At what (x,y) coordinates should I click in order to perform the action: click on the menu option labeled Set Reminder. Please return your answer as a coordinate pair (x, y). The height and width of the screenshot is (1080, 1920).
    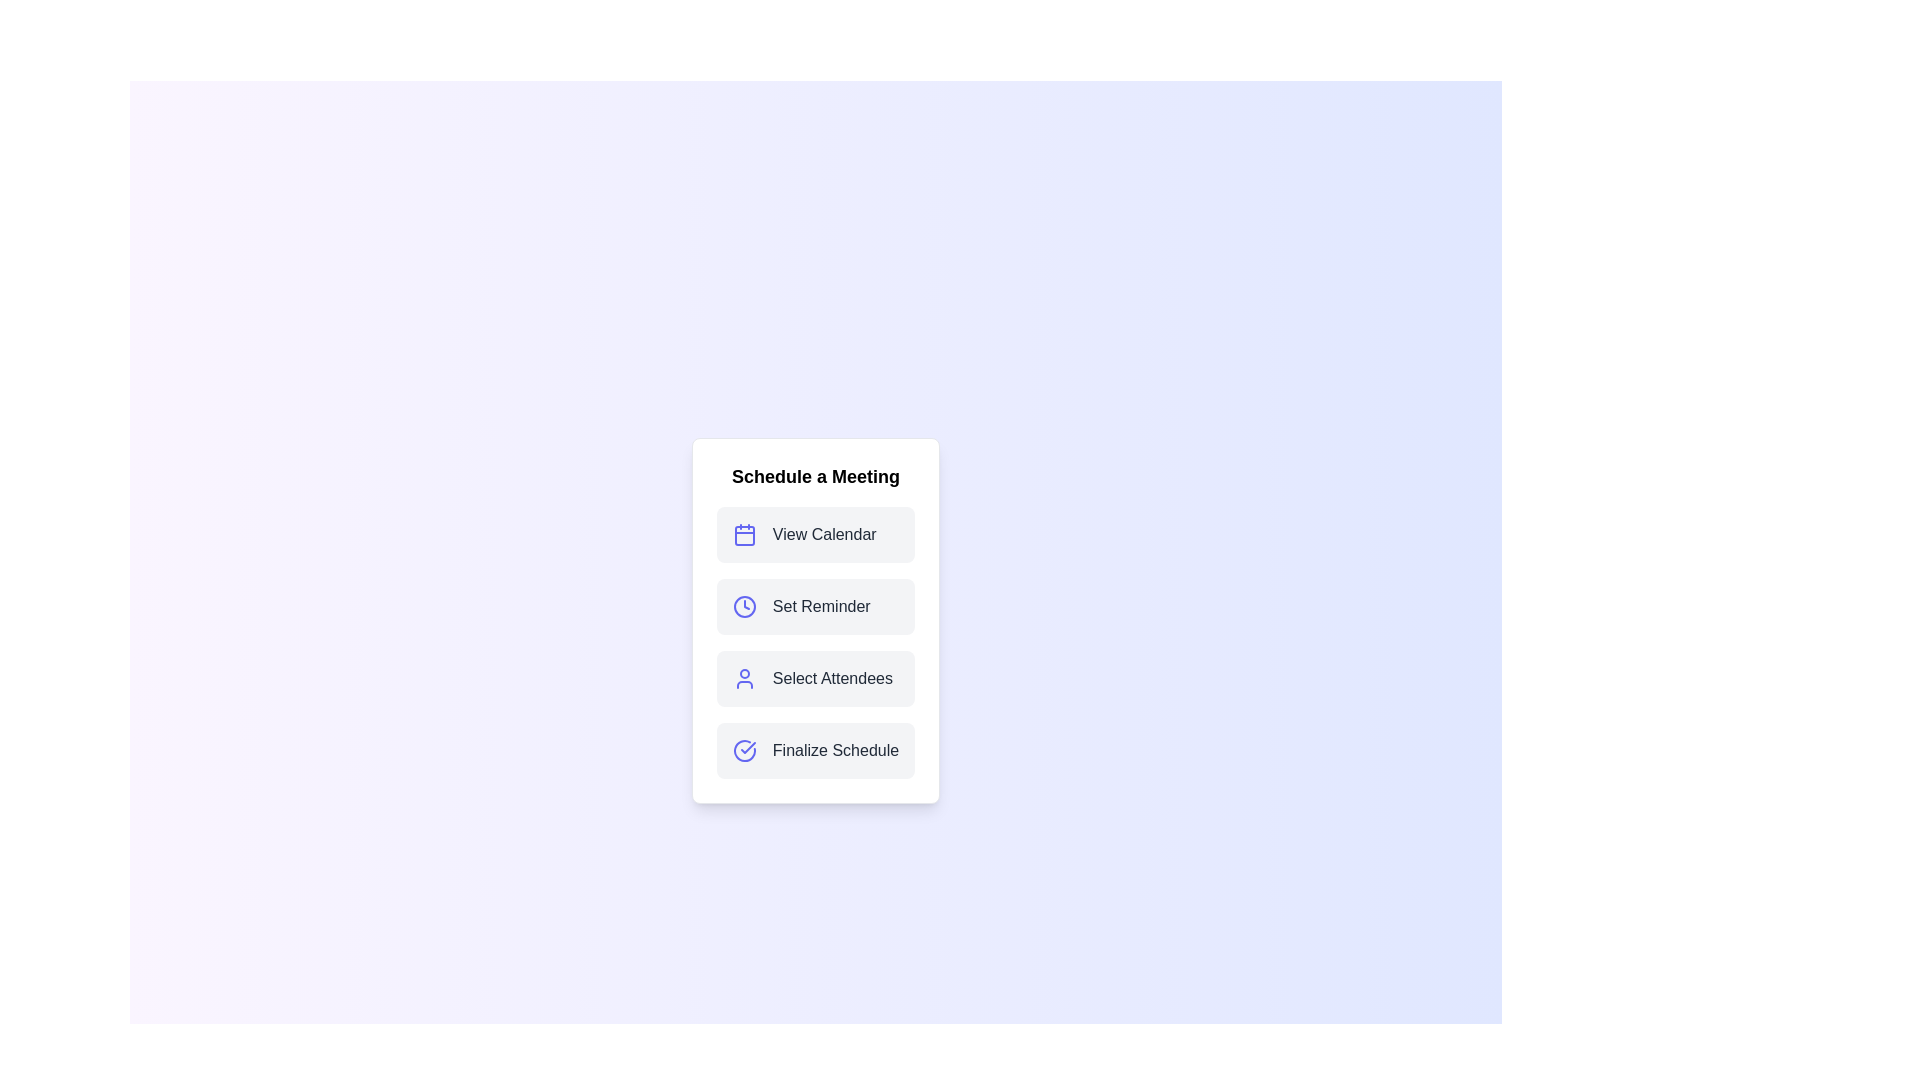
    Looking at the image, I should click on (816, 605).